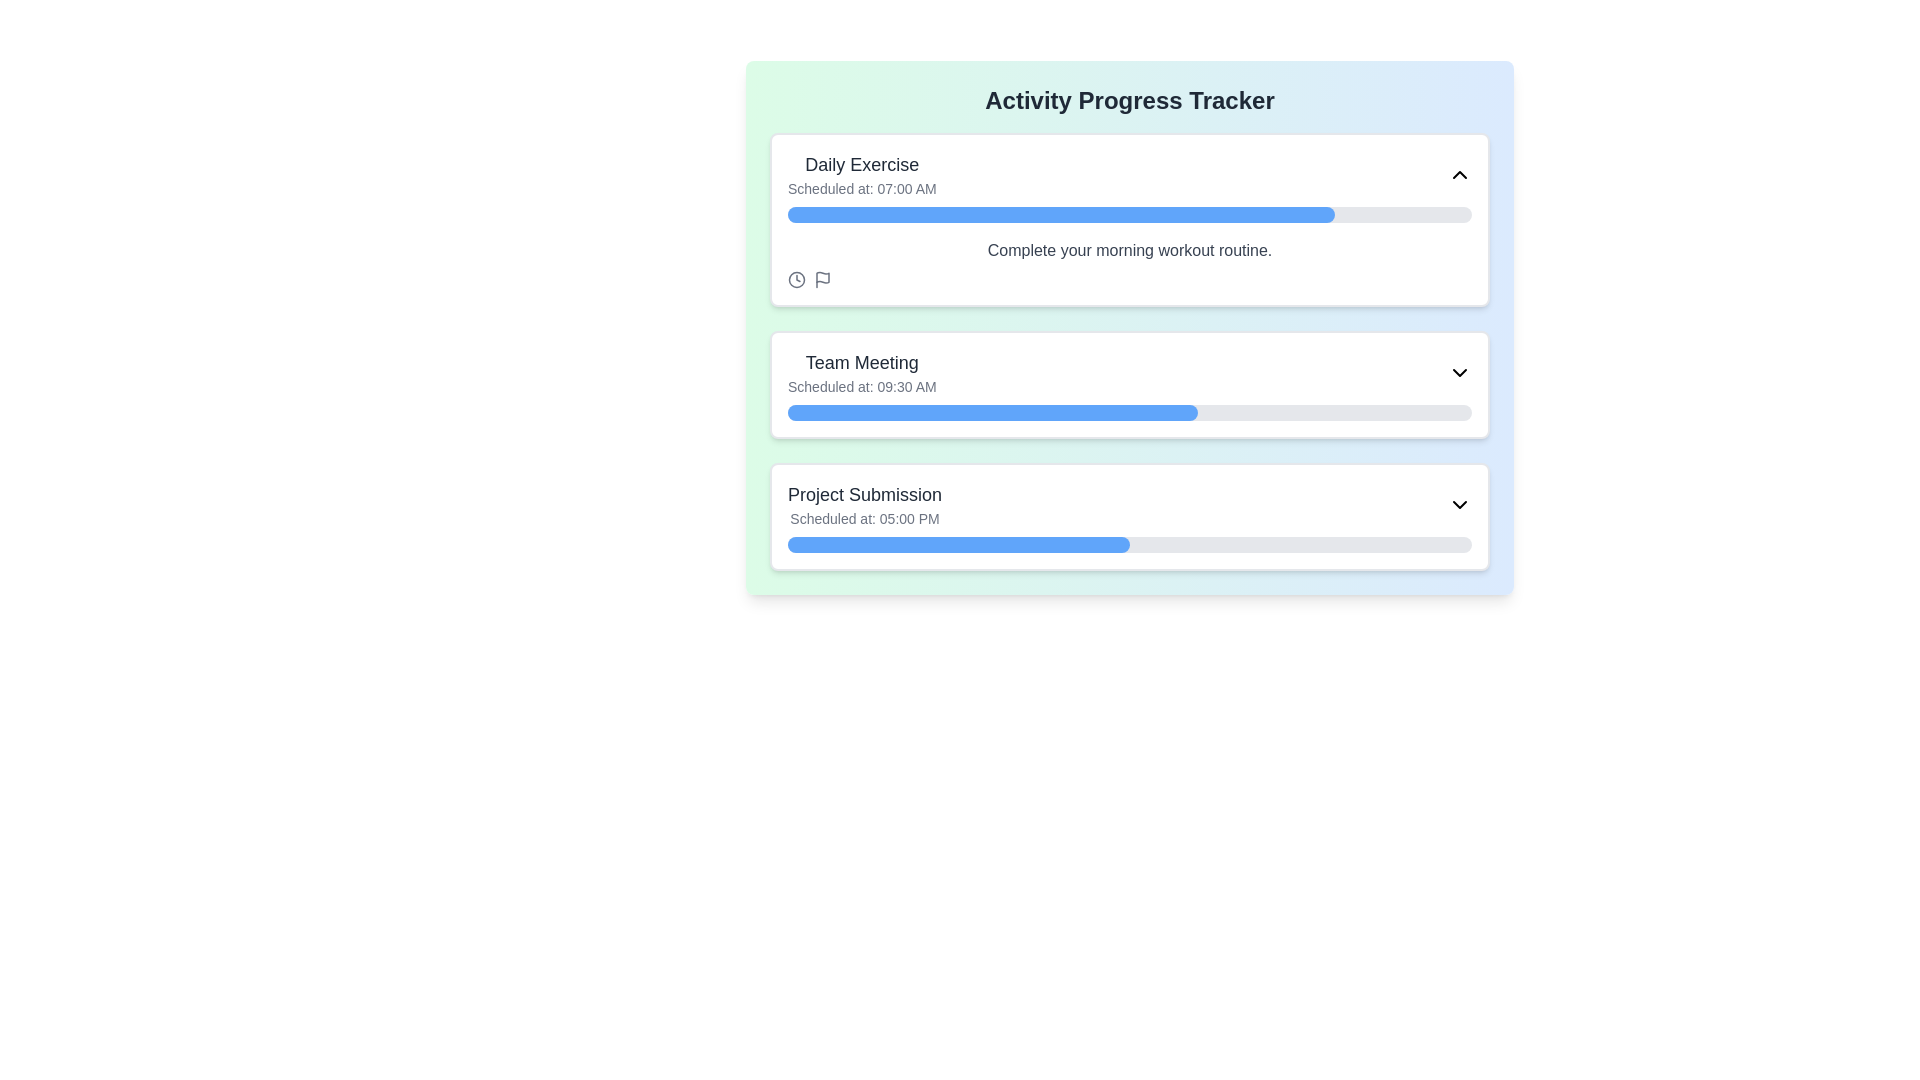 This screenshot has width=1920, height=1080. What do you see at coordinates (1459, 504) in the screenshot?
I see `the Icon Button (Downward Chevron) located to the far right of the 'Project Submission' section, which allows toggling additional information` at bounding box center [1459, 504].